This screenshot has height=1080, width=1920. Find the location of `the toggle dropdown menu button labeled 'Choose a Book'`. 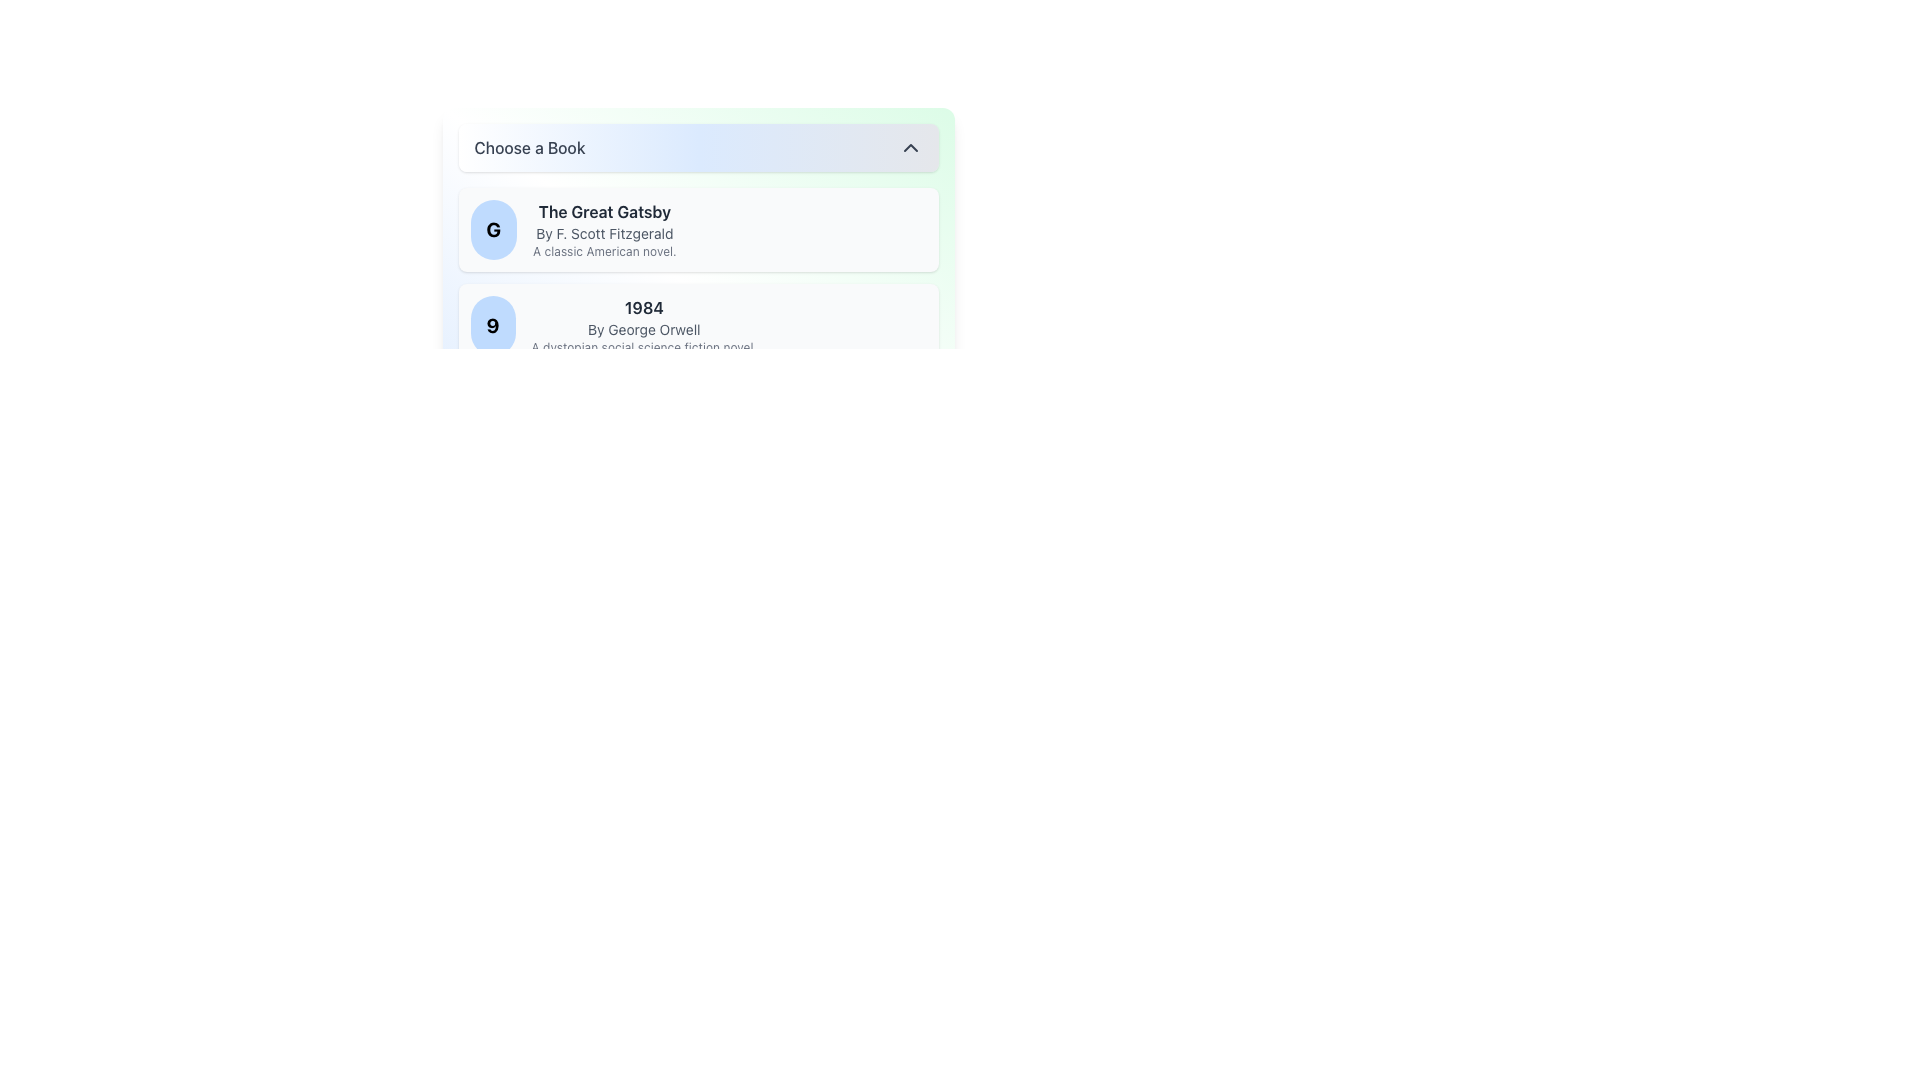

the toggle dropdown menu button labeled 'Choose a Book' is located at coordinates (698, 146).